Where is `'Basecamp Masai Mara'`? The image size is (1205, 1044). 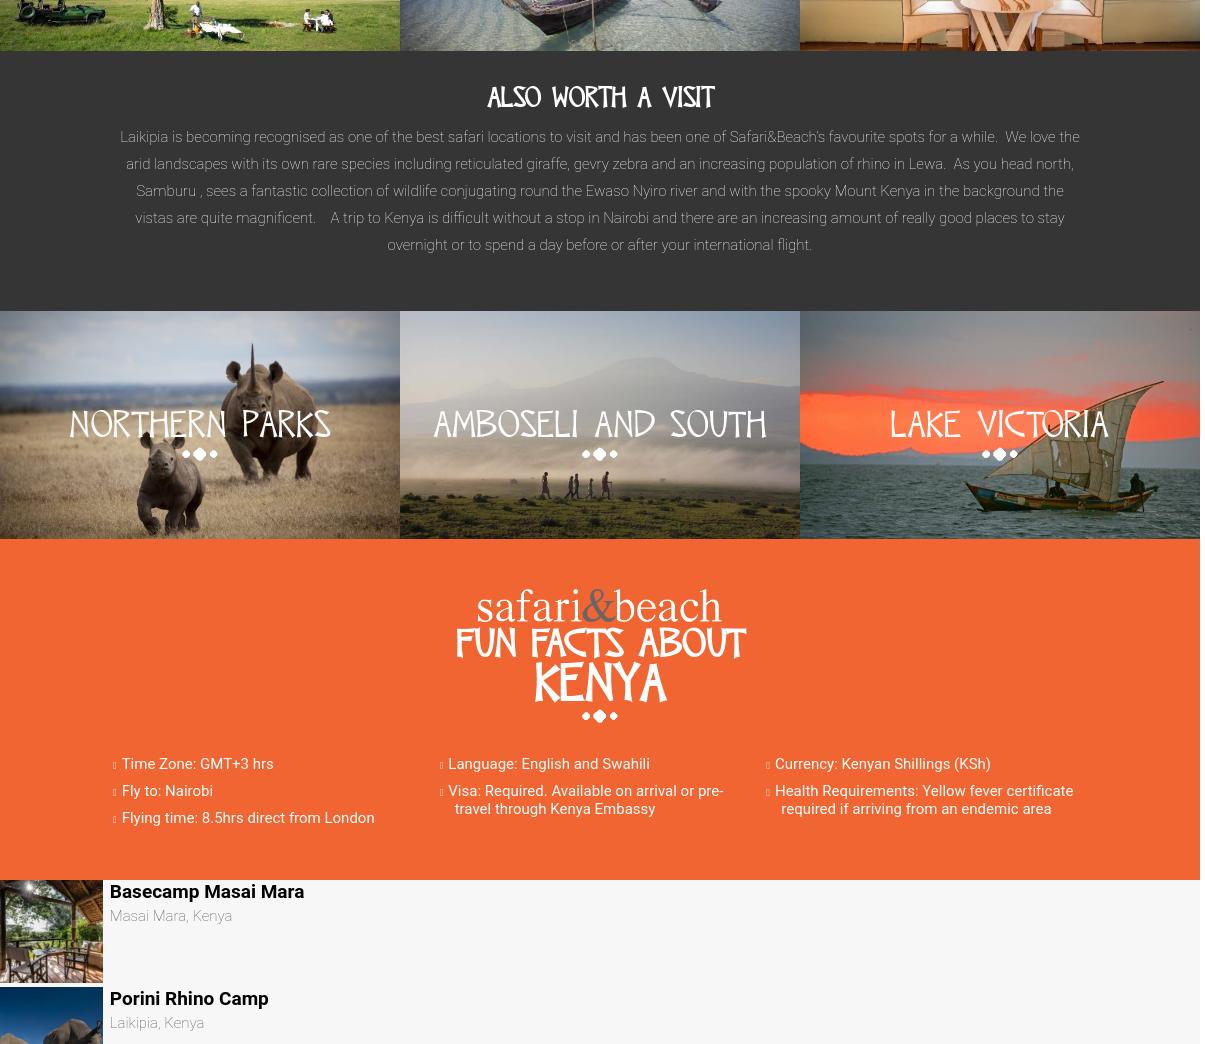
'Basecamp Masai Mara' is located at coordinates (205, 890).